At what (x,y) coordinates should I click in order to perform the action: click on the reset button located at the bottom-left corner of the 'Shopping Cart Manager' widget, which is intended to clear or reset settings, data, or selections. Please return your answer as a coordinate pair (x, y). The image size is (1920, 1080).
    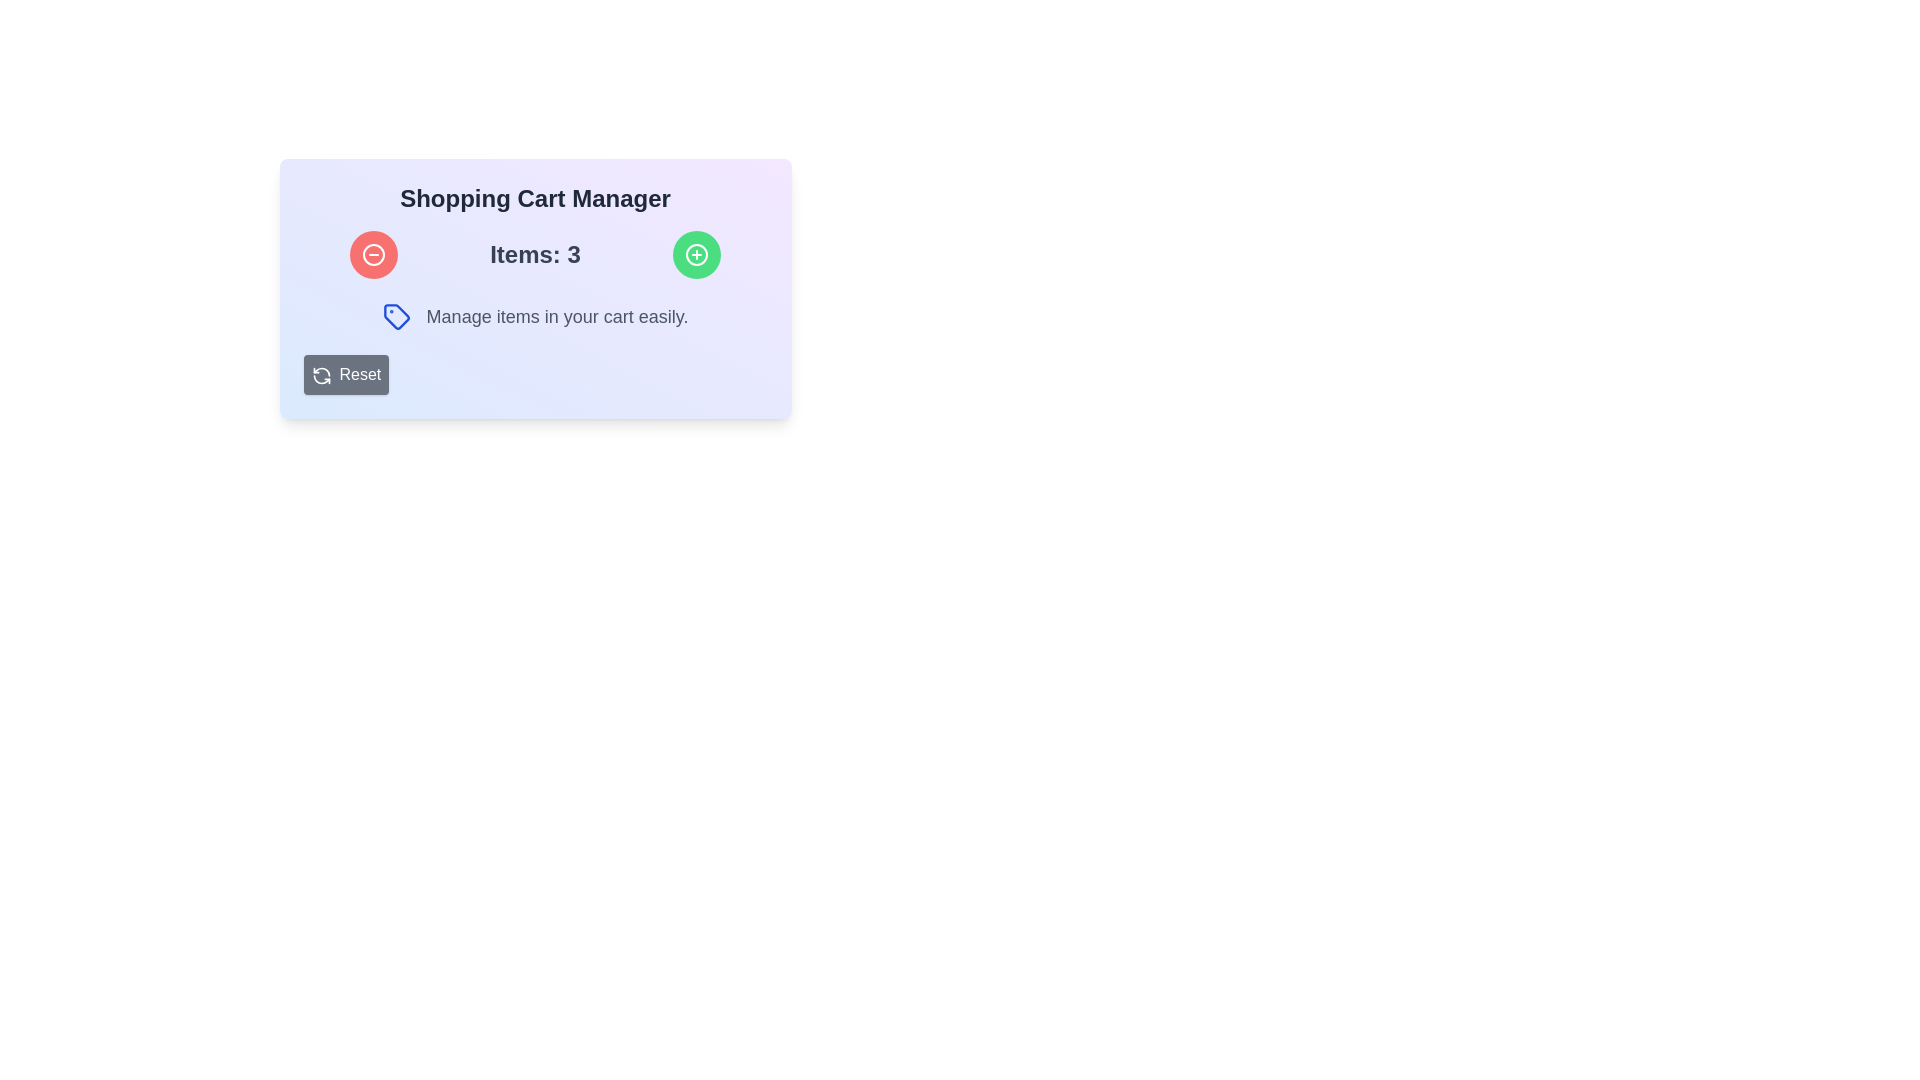
    Looking at the image, I should click on (360, 374).